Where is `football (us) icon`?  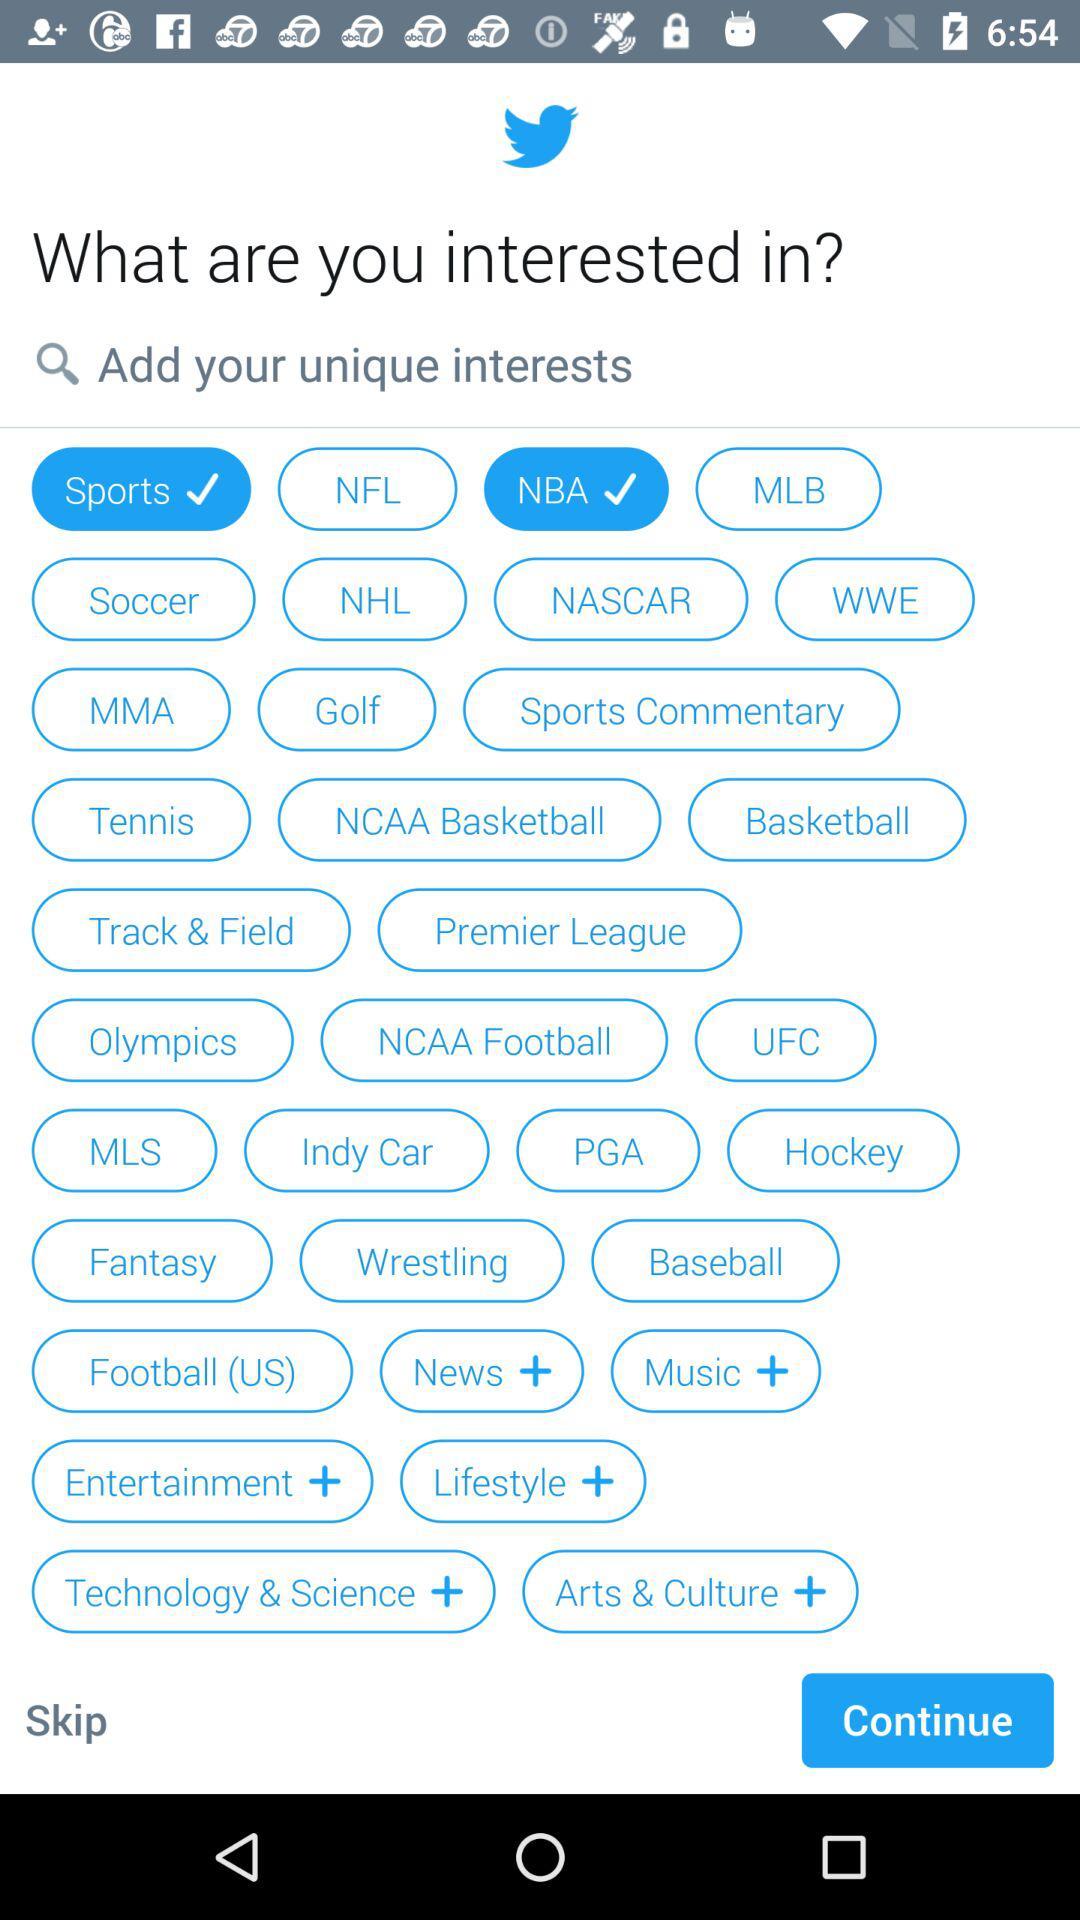
football (us) icon is located at coordinates (192, 1370).